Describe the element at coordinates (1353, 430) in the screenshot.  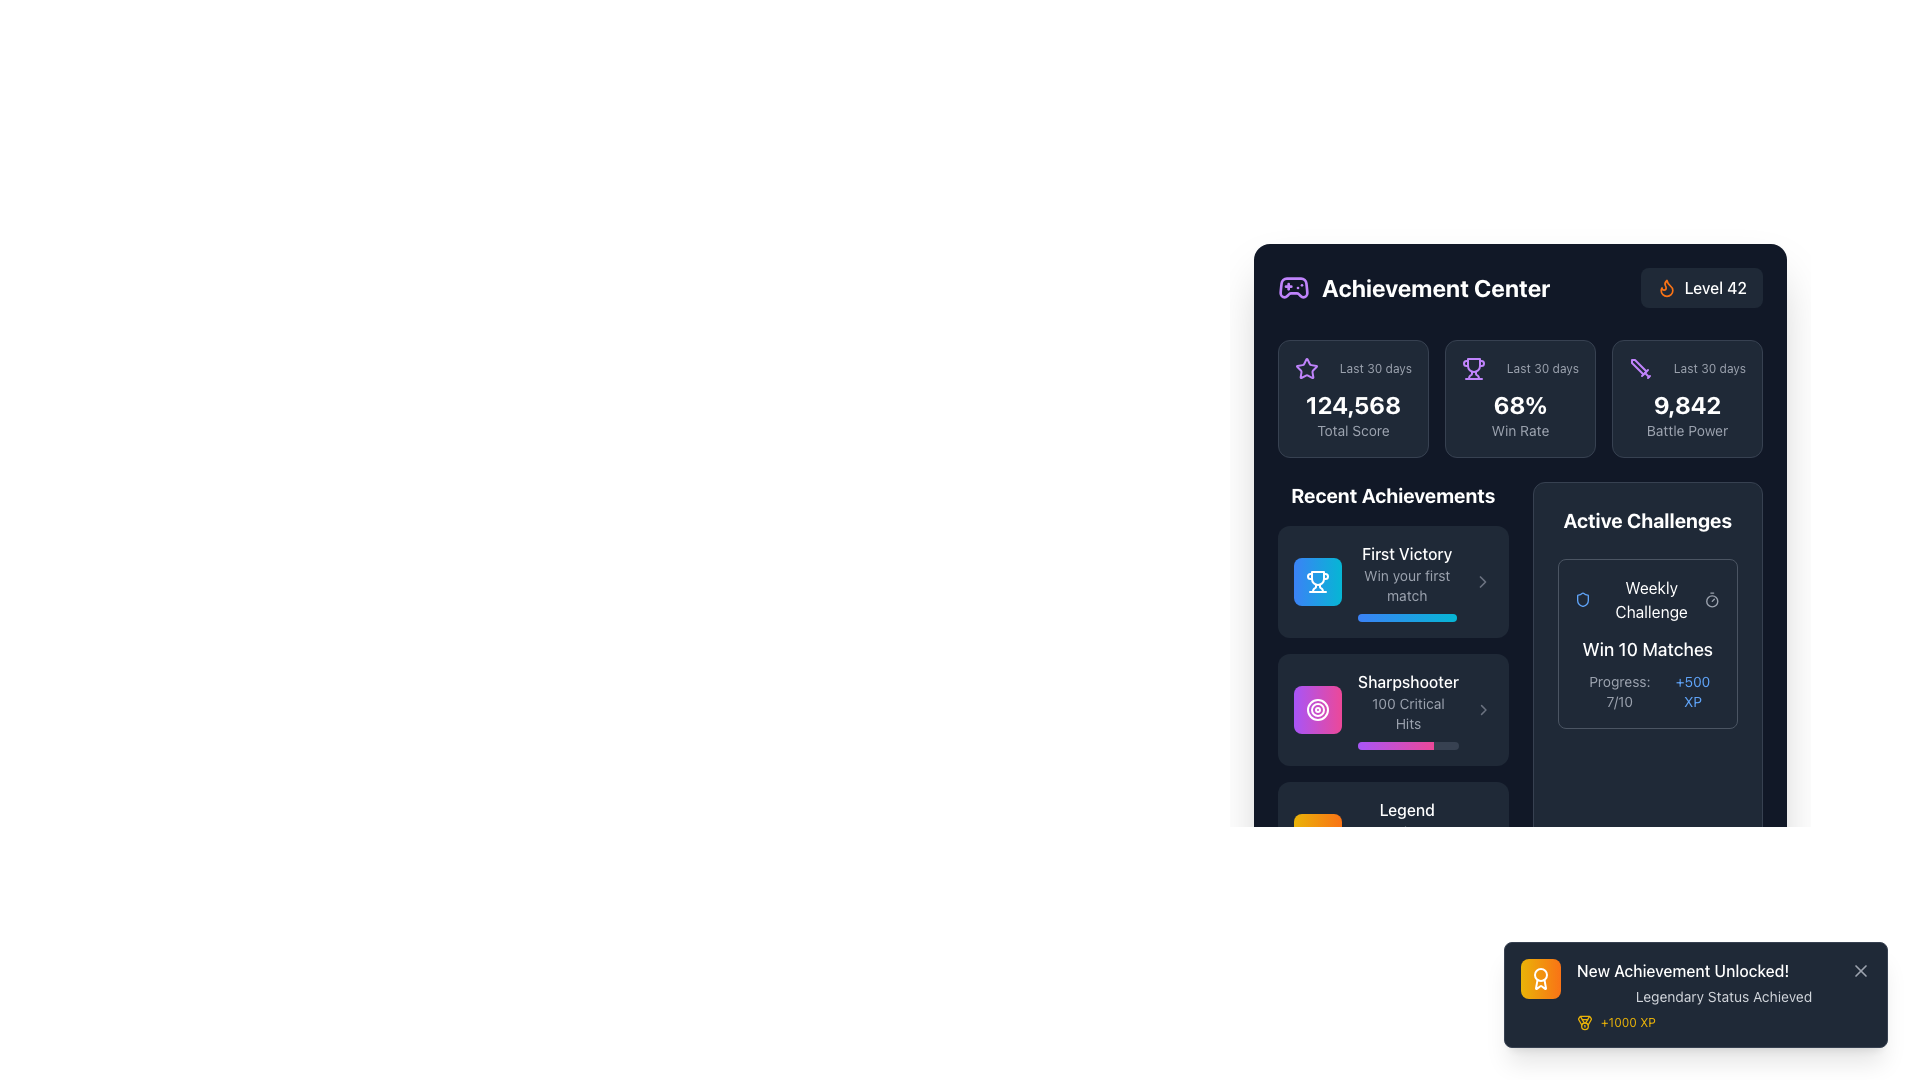
I see `the descriptive text label indicating 'Total Score' located below the numeric value '124,568' in the 'Achievement Center' section` at that location.